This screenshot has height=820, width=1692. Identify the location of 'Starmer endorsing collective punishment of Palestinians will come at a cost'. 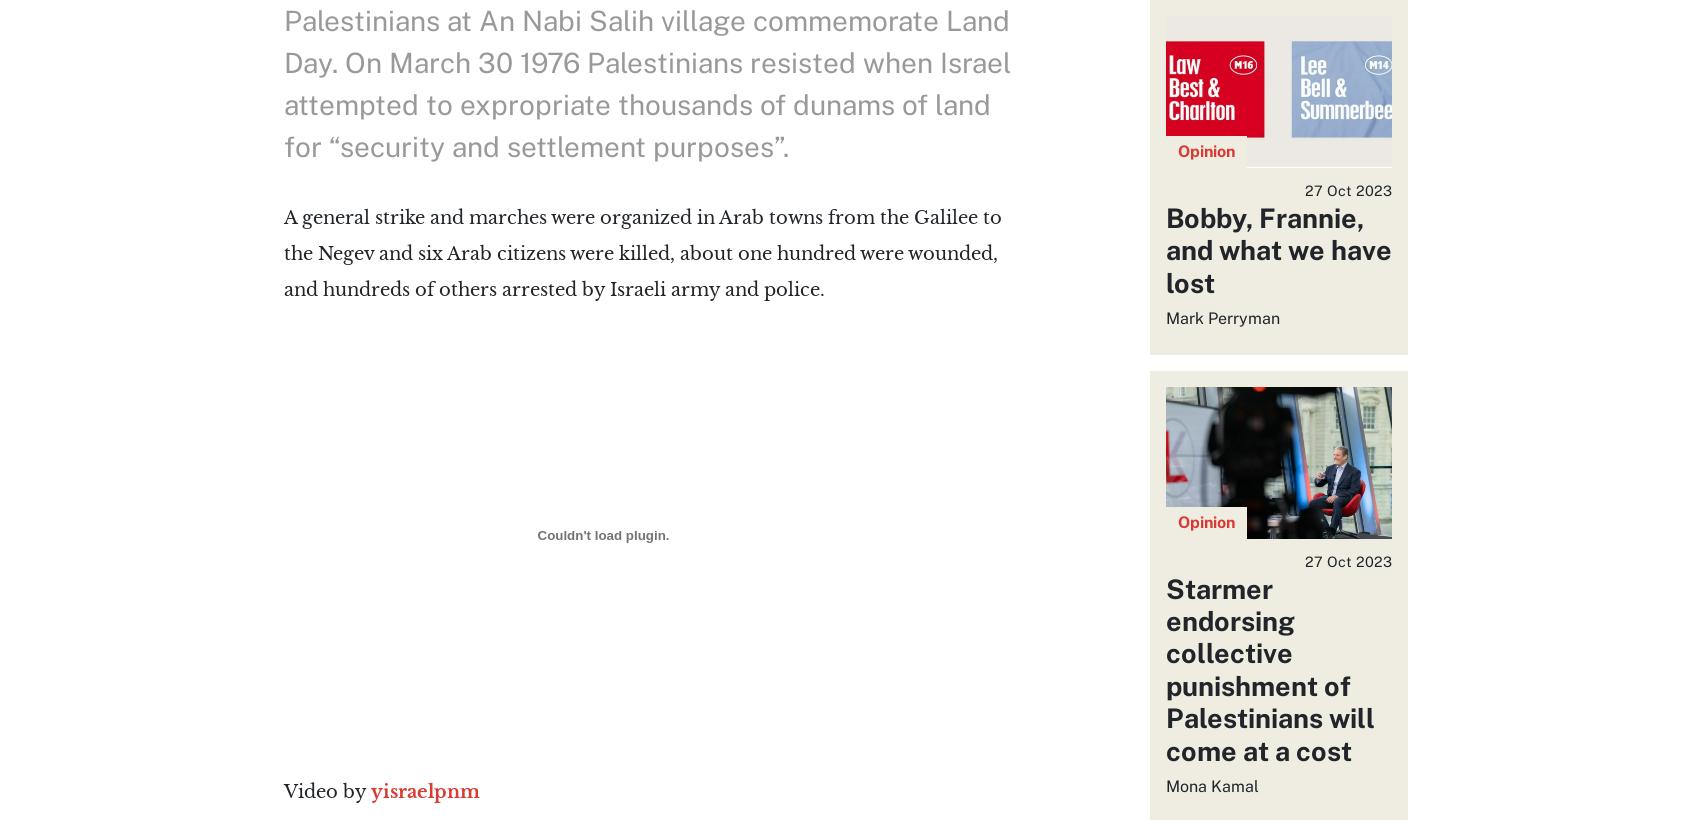
(1163, 669).